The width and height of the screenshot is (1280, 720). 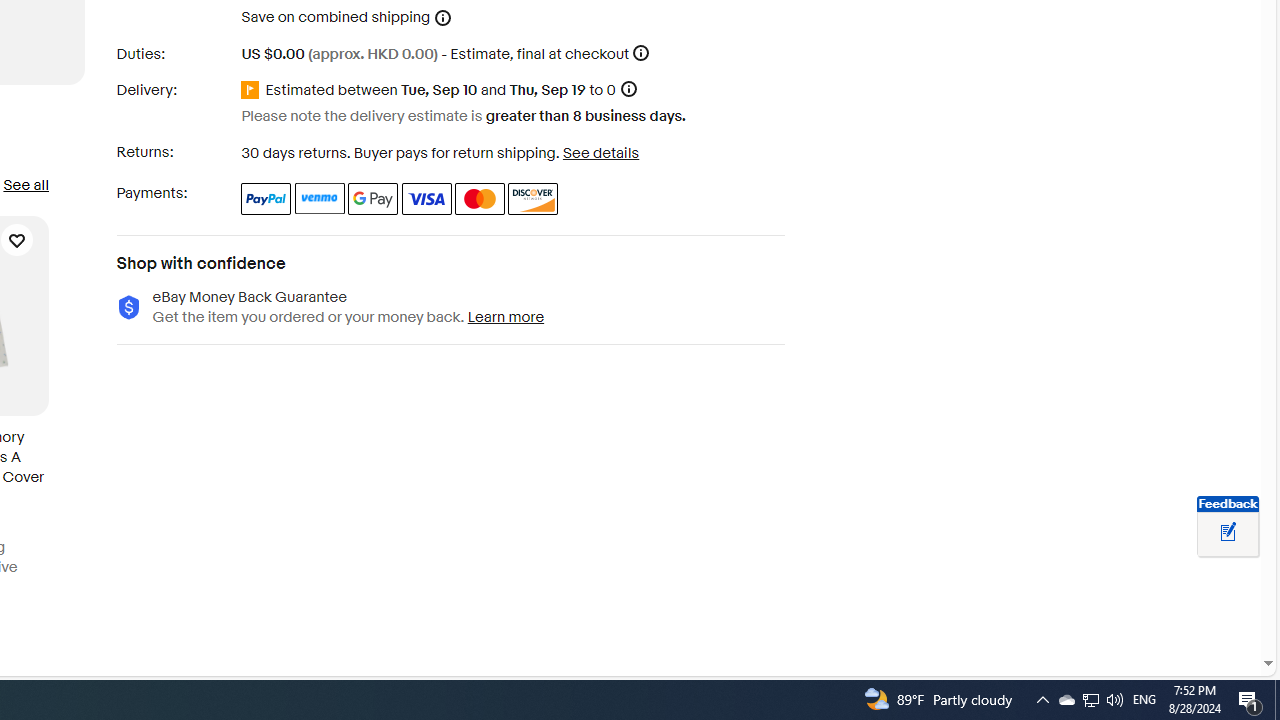 What do you see at coordinates (599, 152) in the screenshot?
I see `'See details - for more information about returns'` at bounding box center [599, 152].